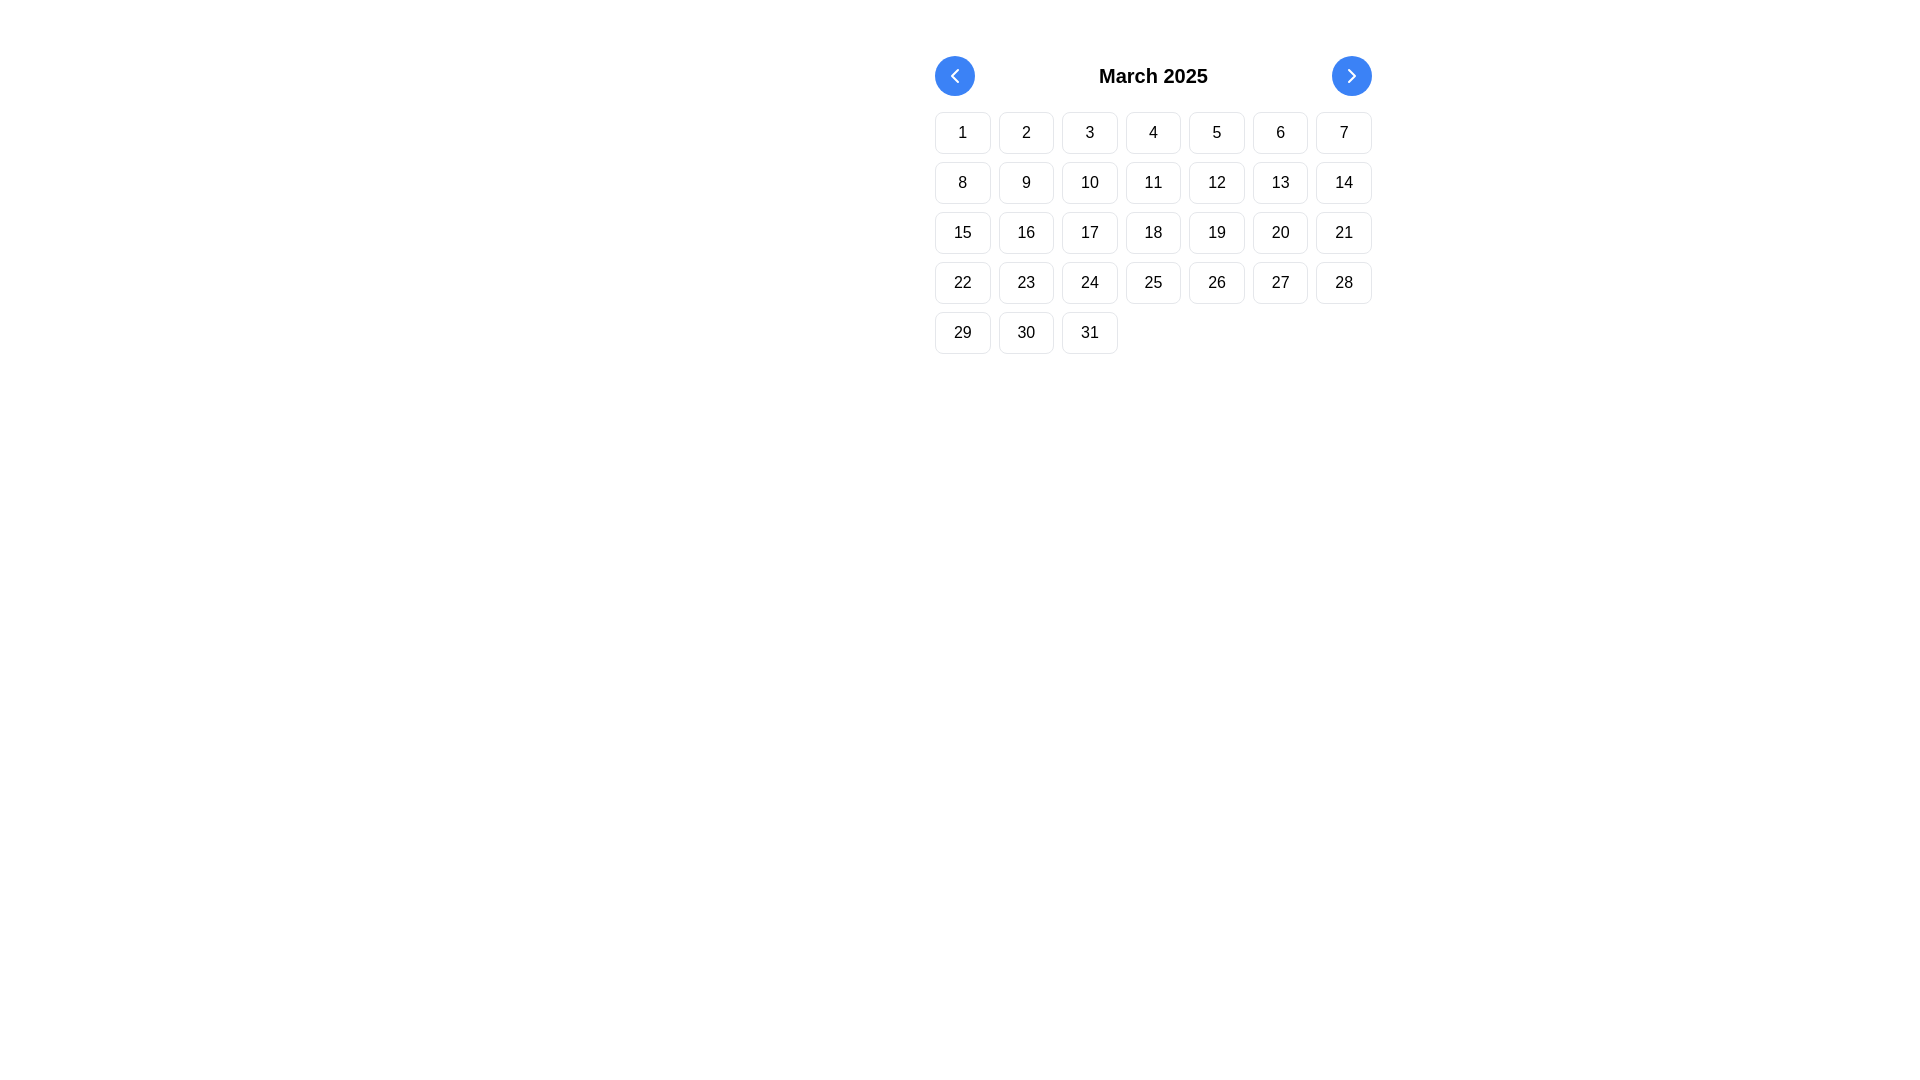 The width and height of the screenshot is (1920, 1080). What do you see at coordinates (1344, 132) in the screenshot?
I see `the Calendar date button representing the seventh day in the calendar grid` at bounding box center [1344, 132].